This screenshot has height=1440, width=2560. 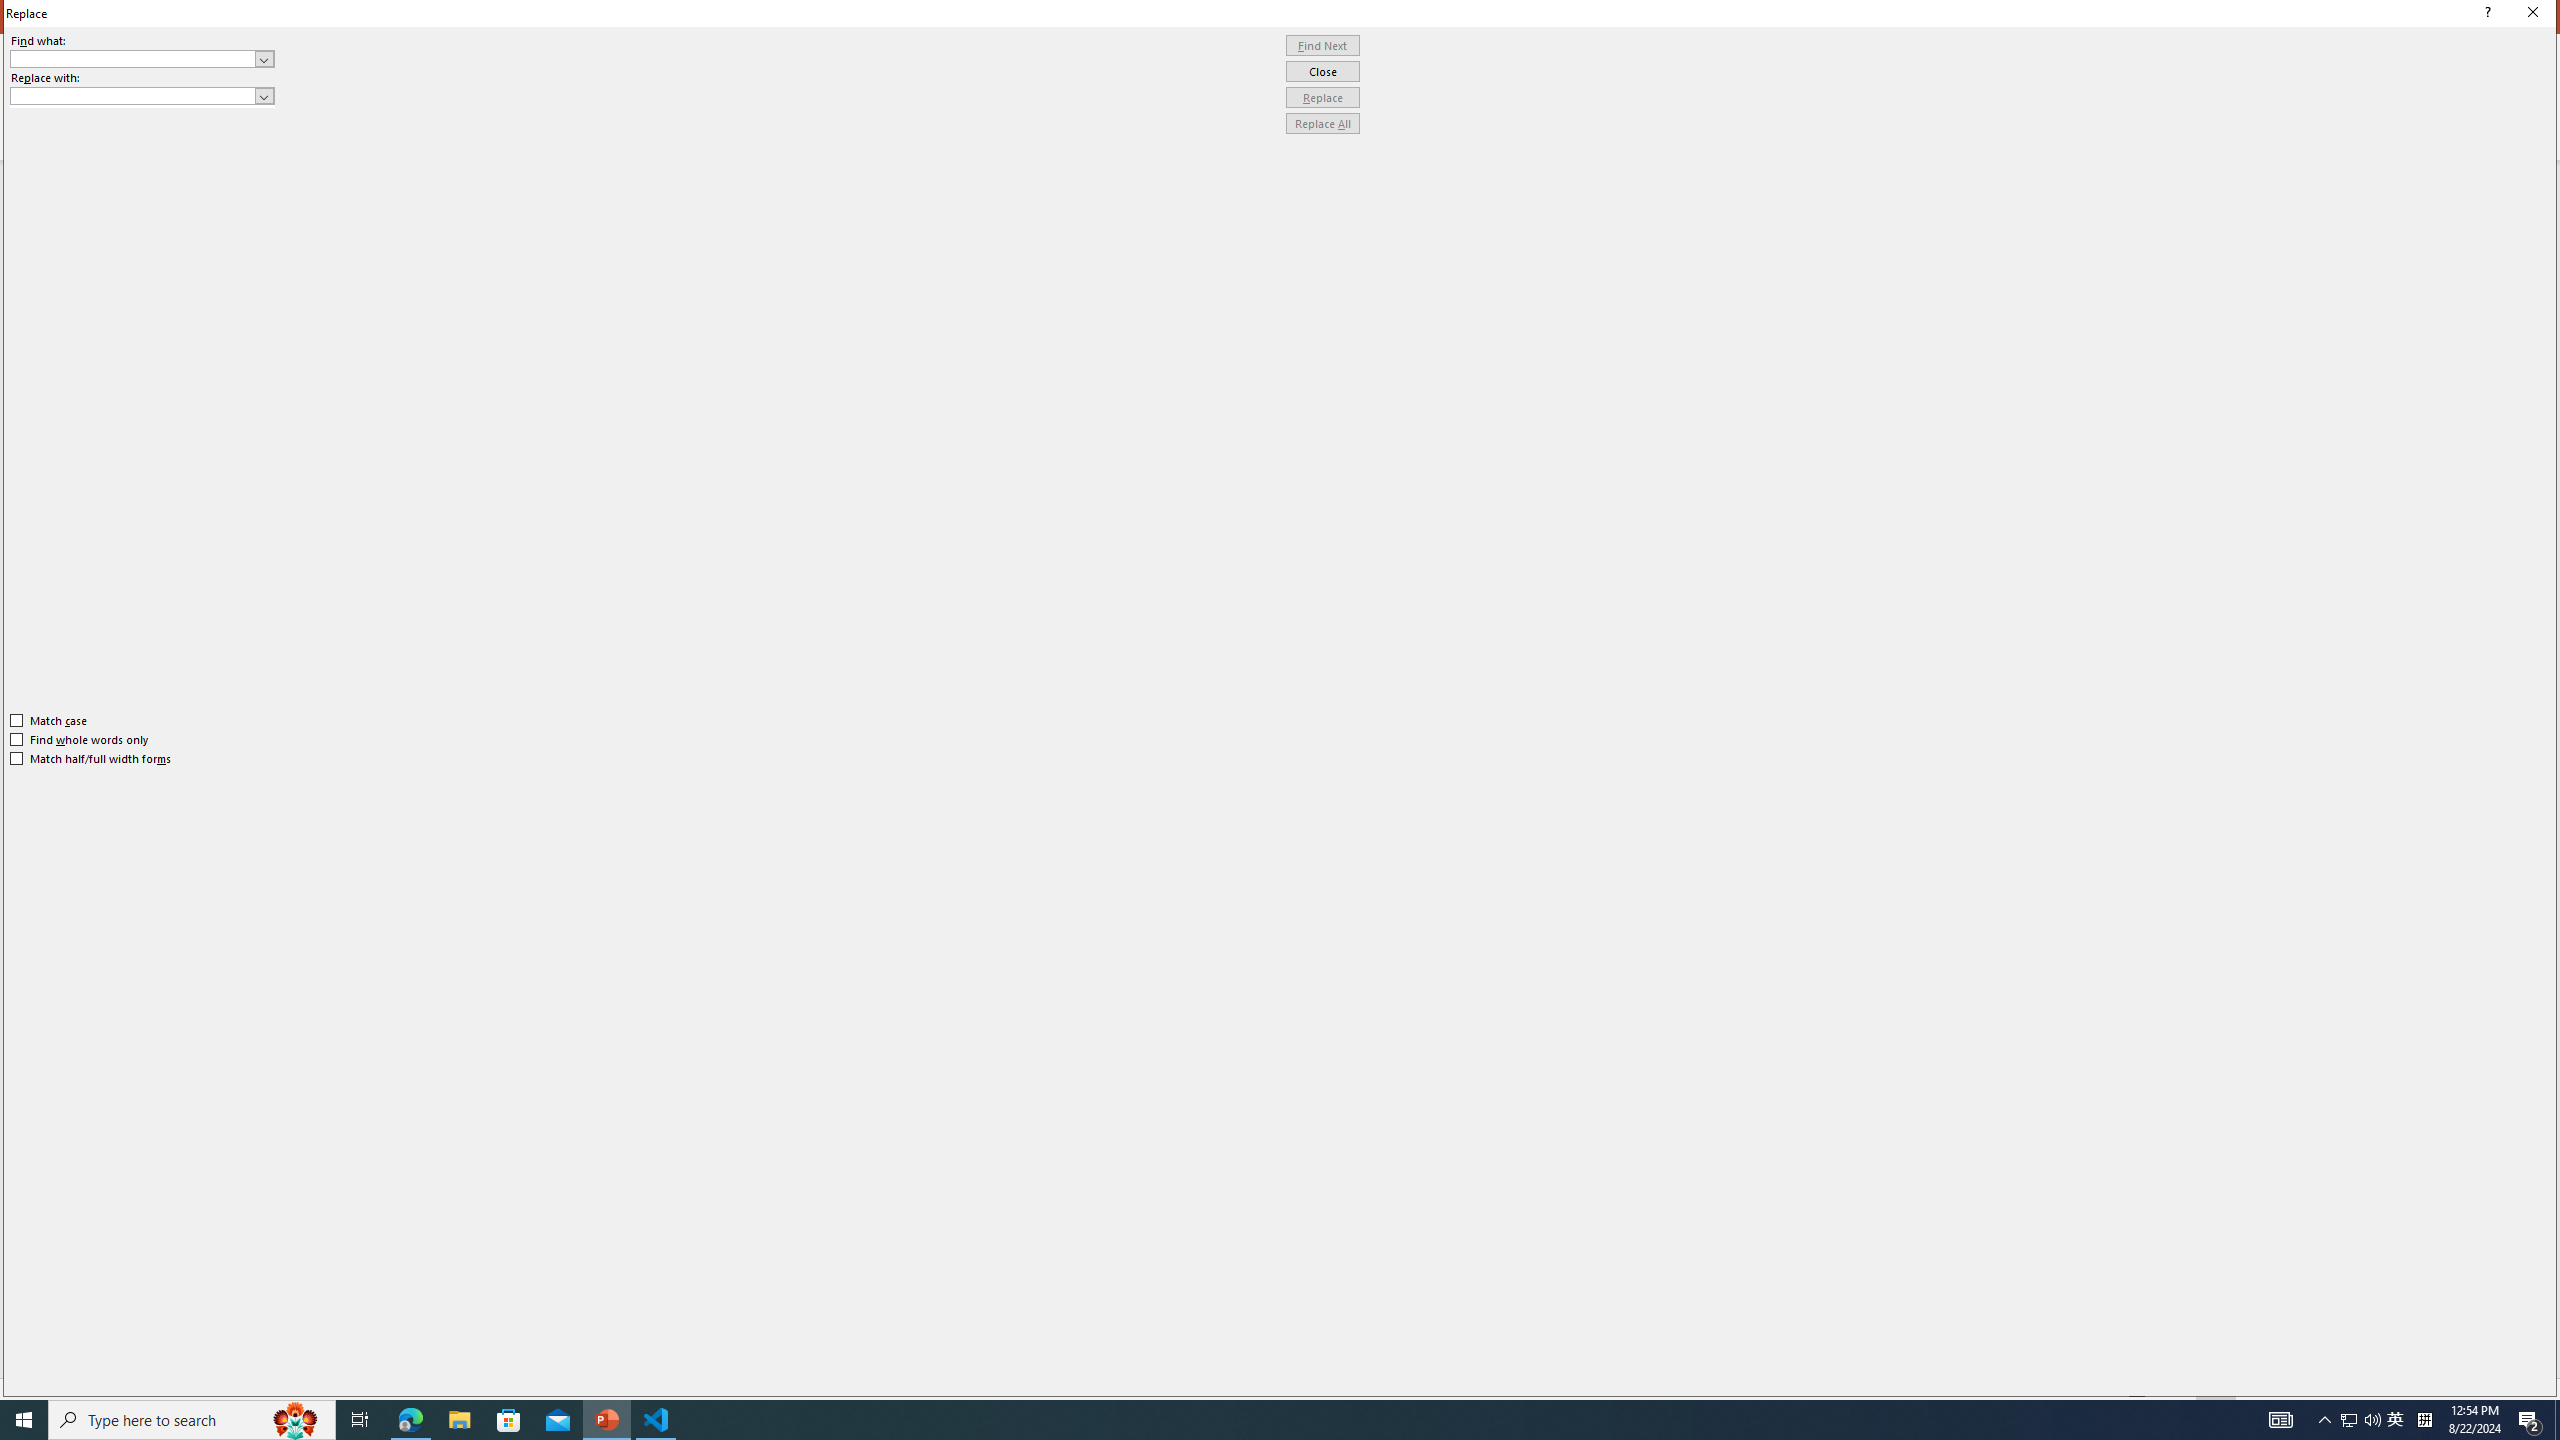 I want to click on 'Match half/full width forms', so click(x=91, y=758).